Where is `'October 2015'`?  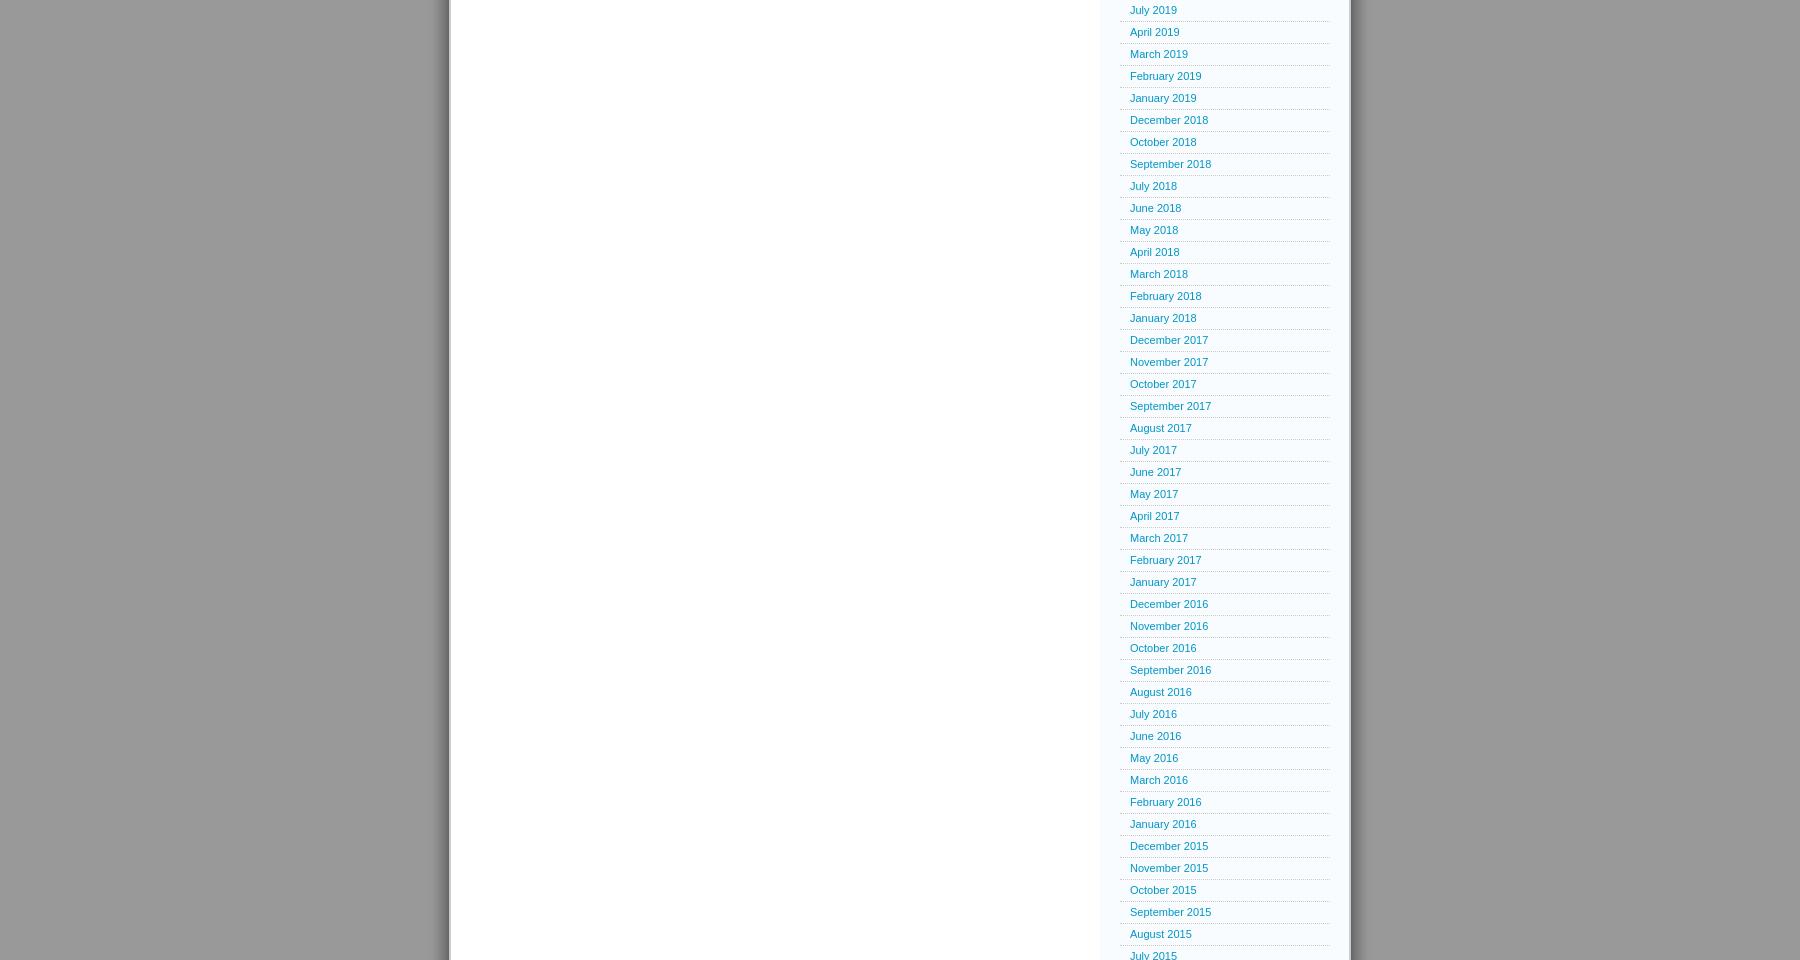
'October 2015' is located at coordinates (1161, 889).